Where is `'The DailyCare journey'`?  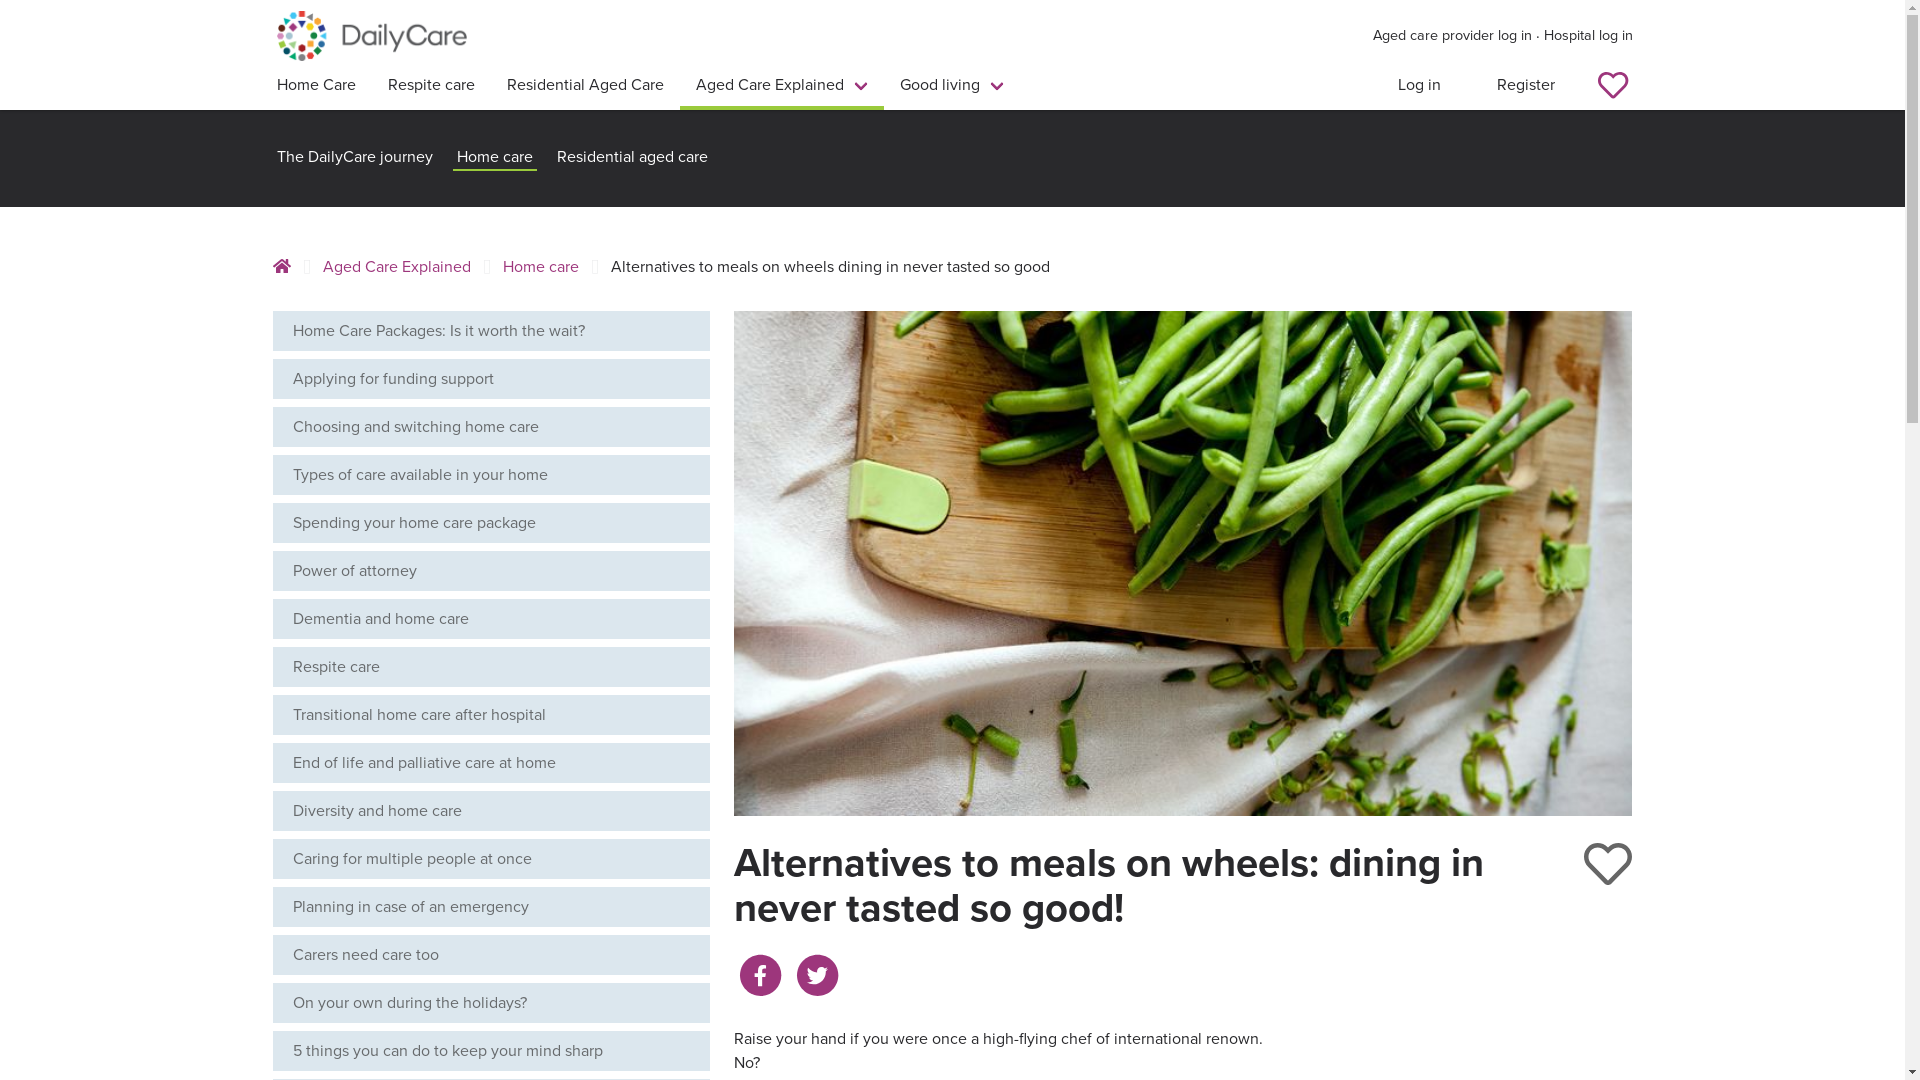 'The DailyCare journey' is located at coordinates (354, 157).